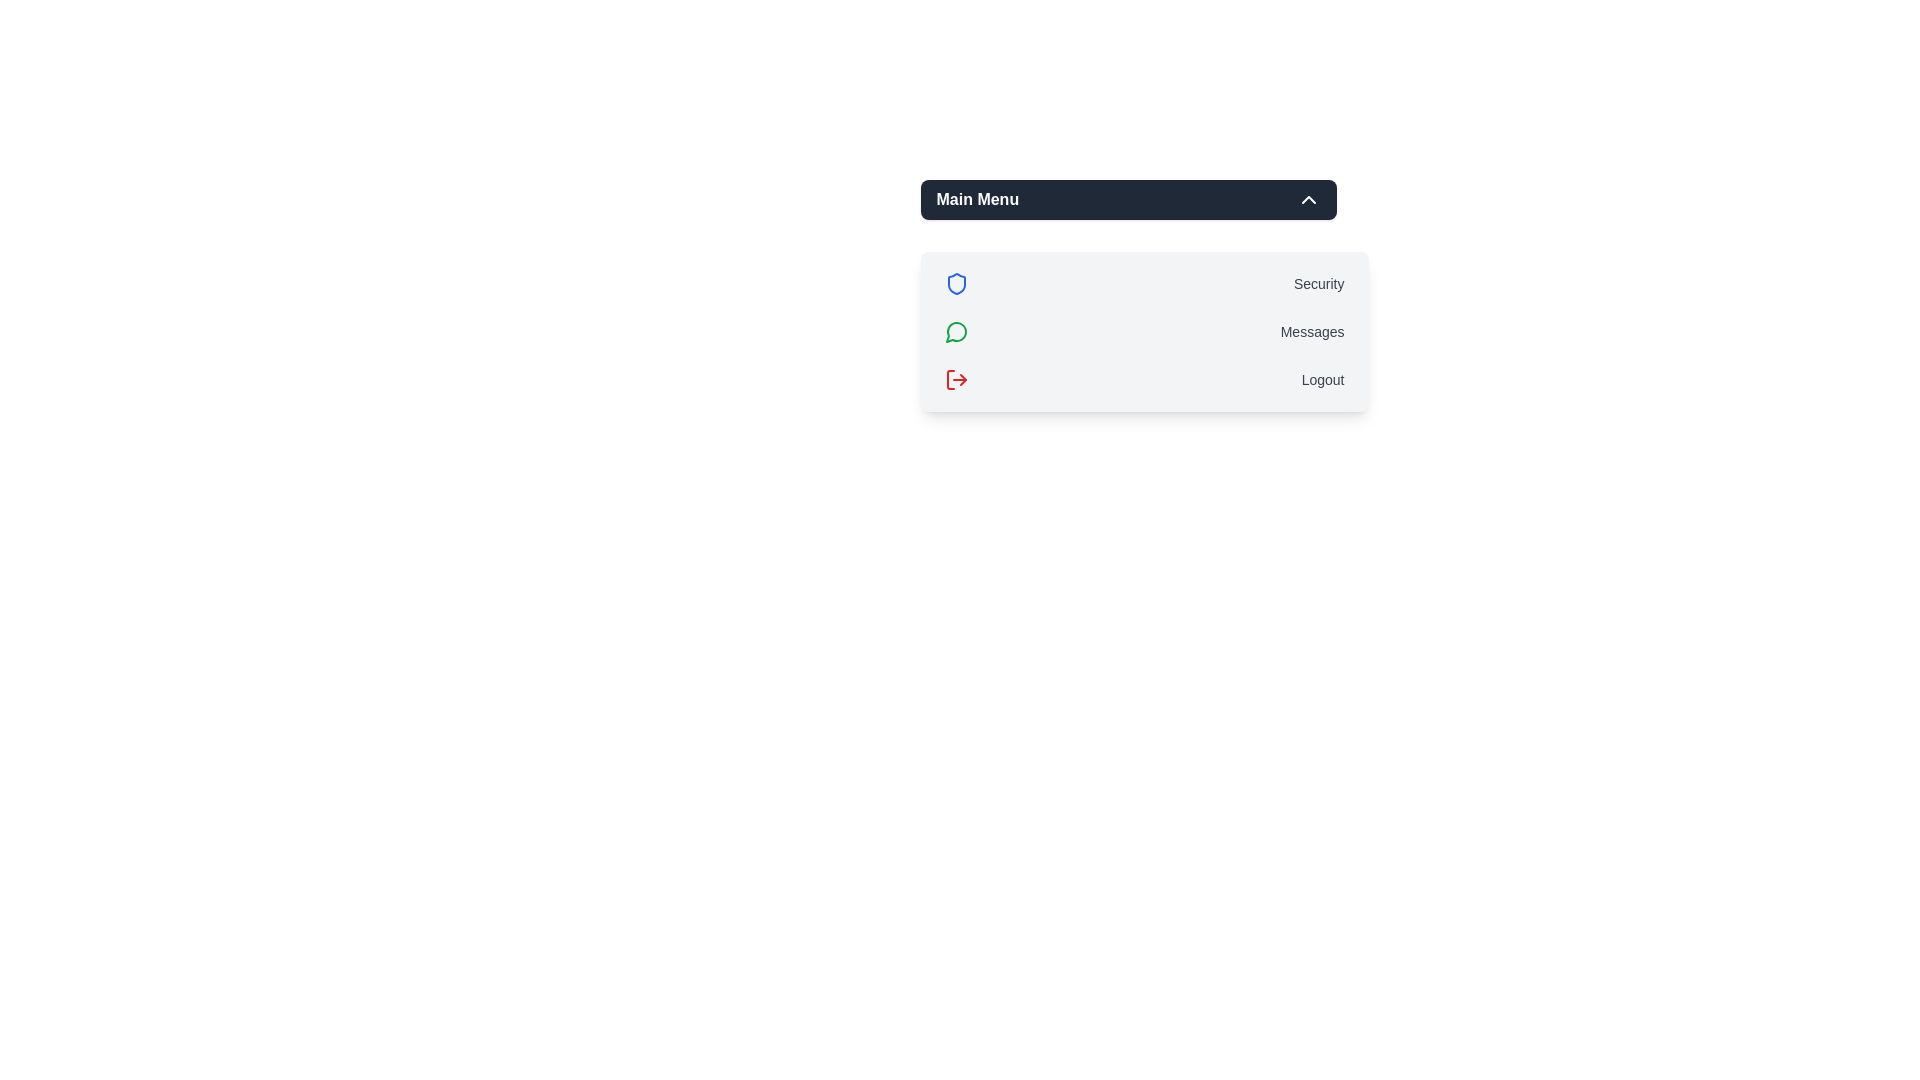  Describe the element at coordinates (977, 200) in the screenshot. I see `the text label indicating the main menu of the application, located` at that location.